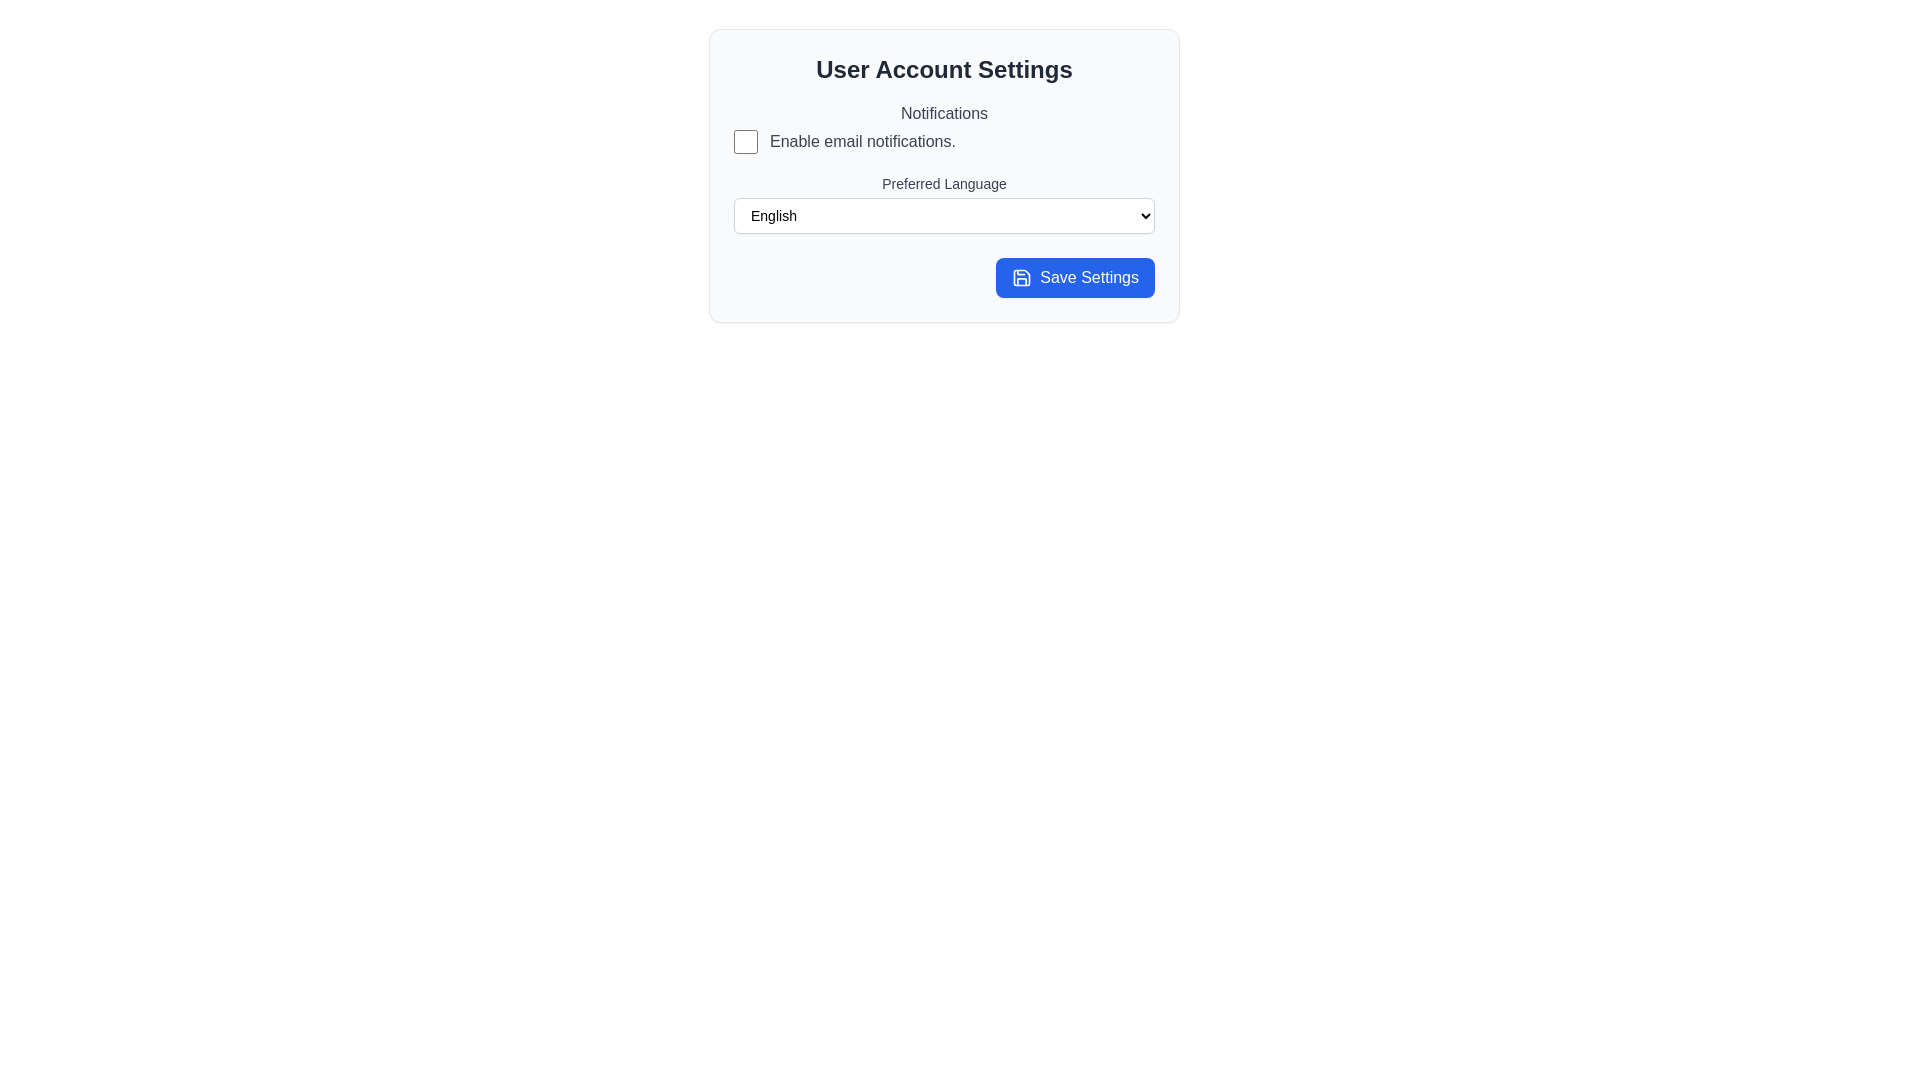 The image size is (1920, 1080). What do you see at coordinates (943, 184) in the screenshot?
I see `the descriptive text label in the 'User Account Settings' section, which is positioned directly above the language dropdown menu` at bounding box center [943, 184].